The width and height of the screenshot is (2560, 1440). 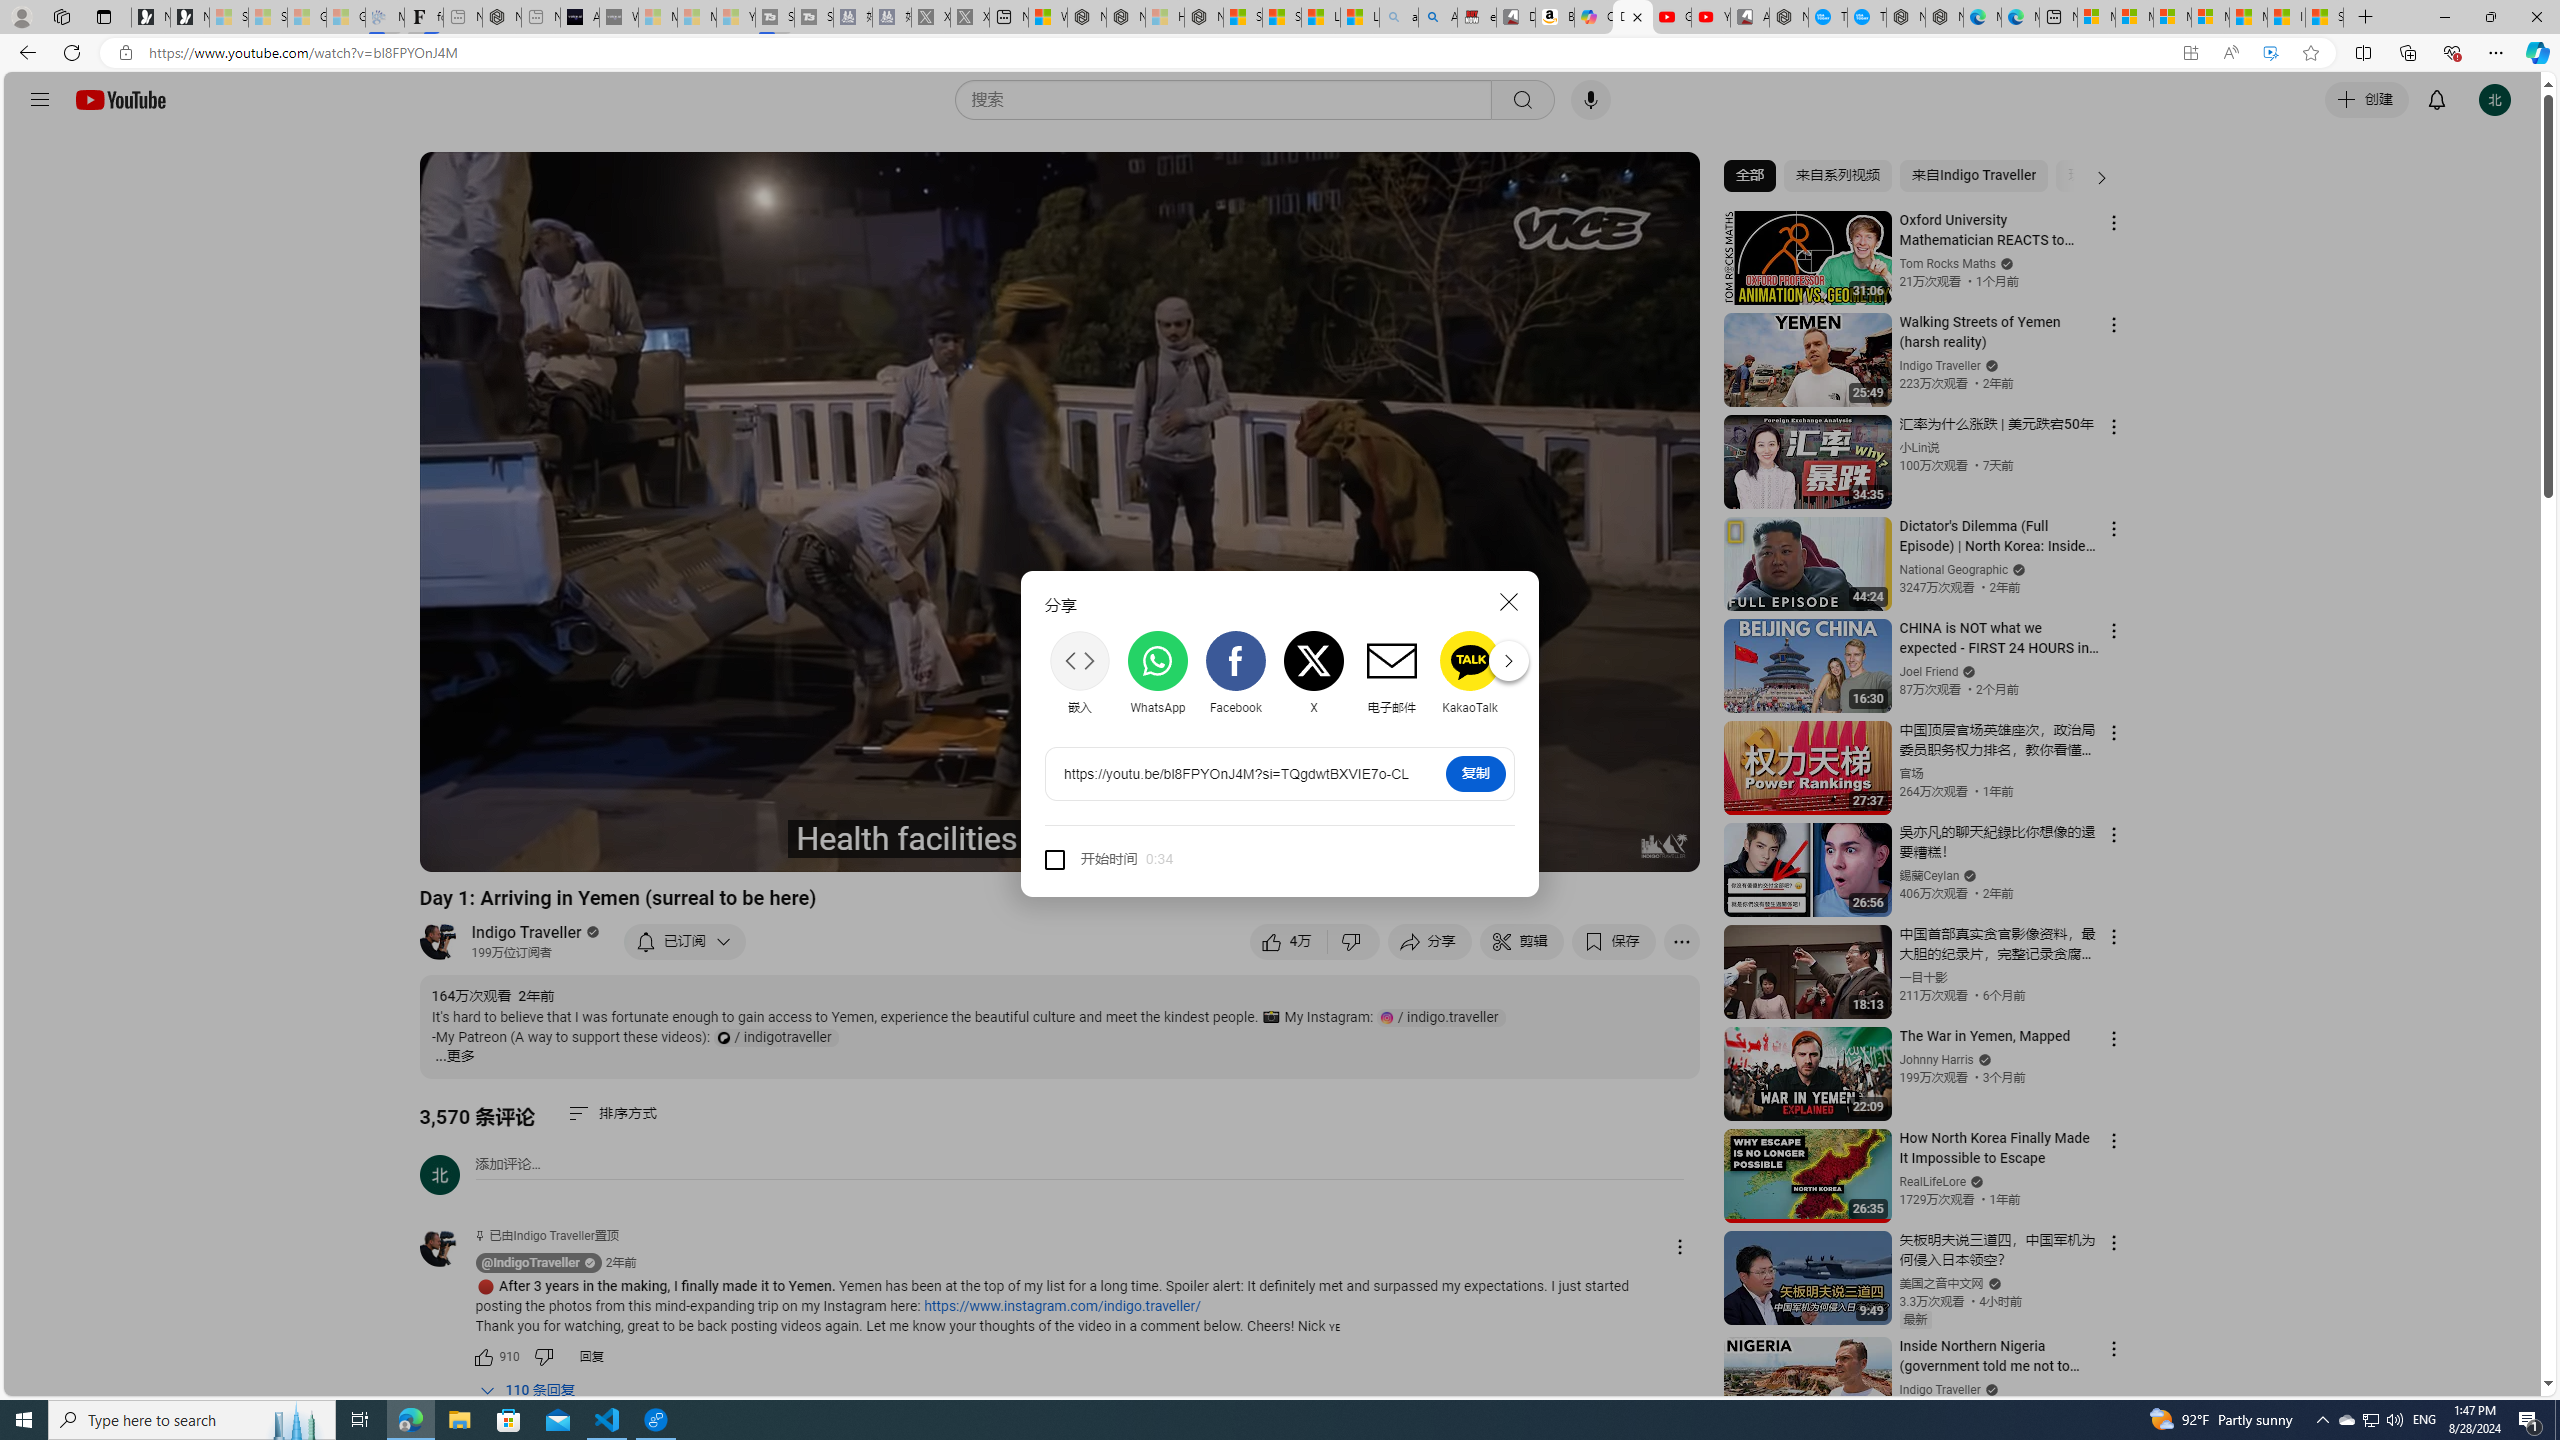 What do you see at coordinates (1671, 16) in the screenshot?
I see `'Gloom - YouTube'` at bounding box center [1671, 16].